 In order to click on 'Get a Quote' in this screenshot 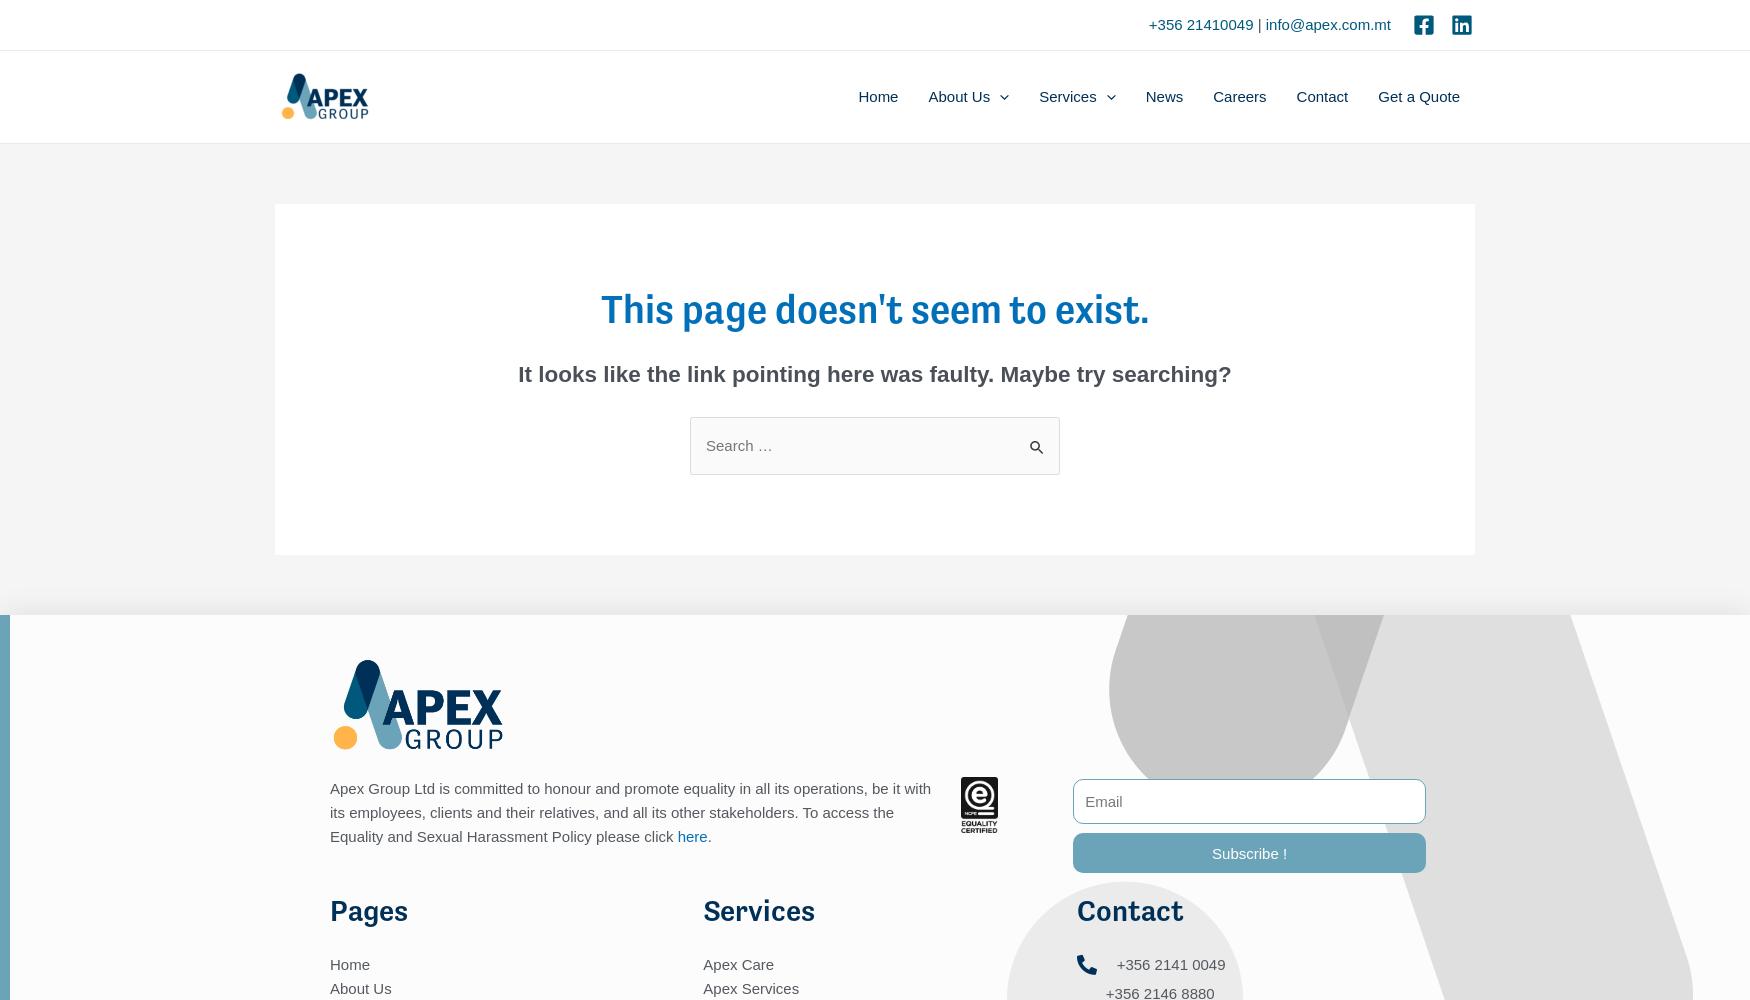, I will do `click(1418, 95)`.